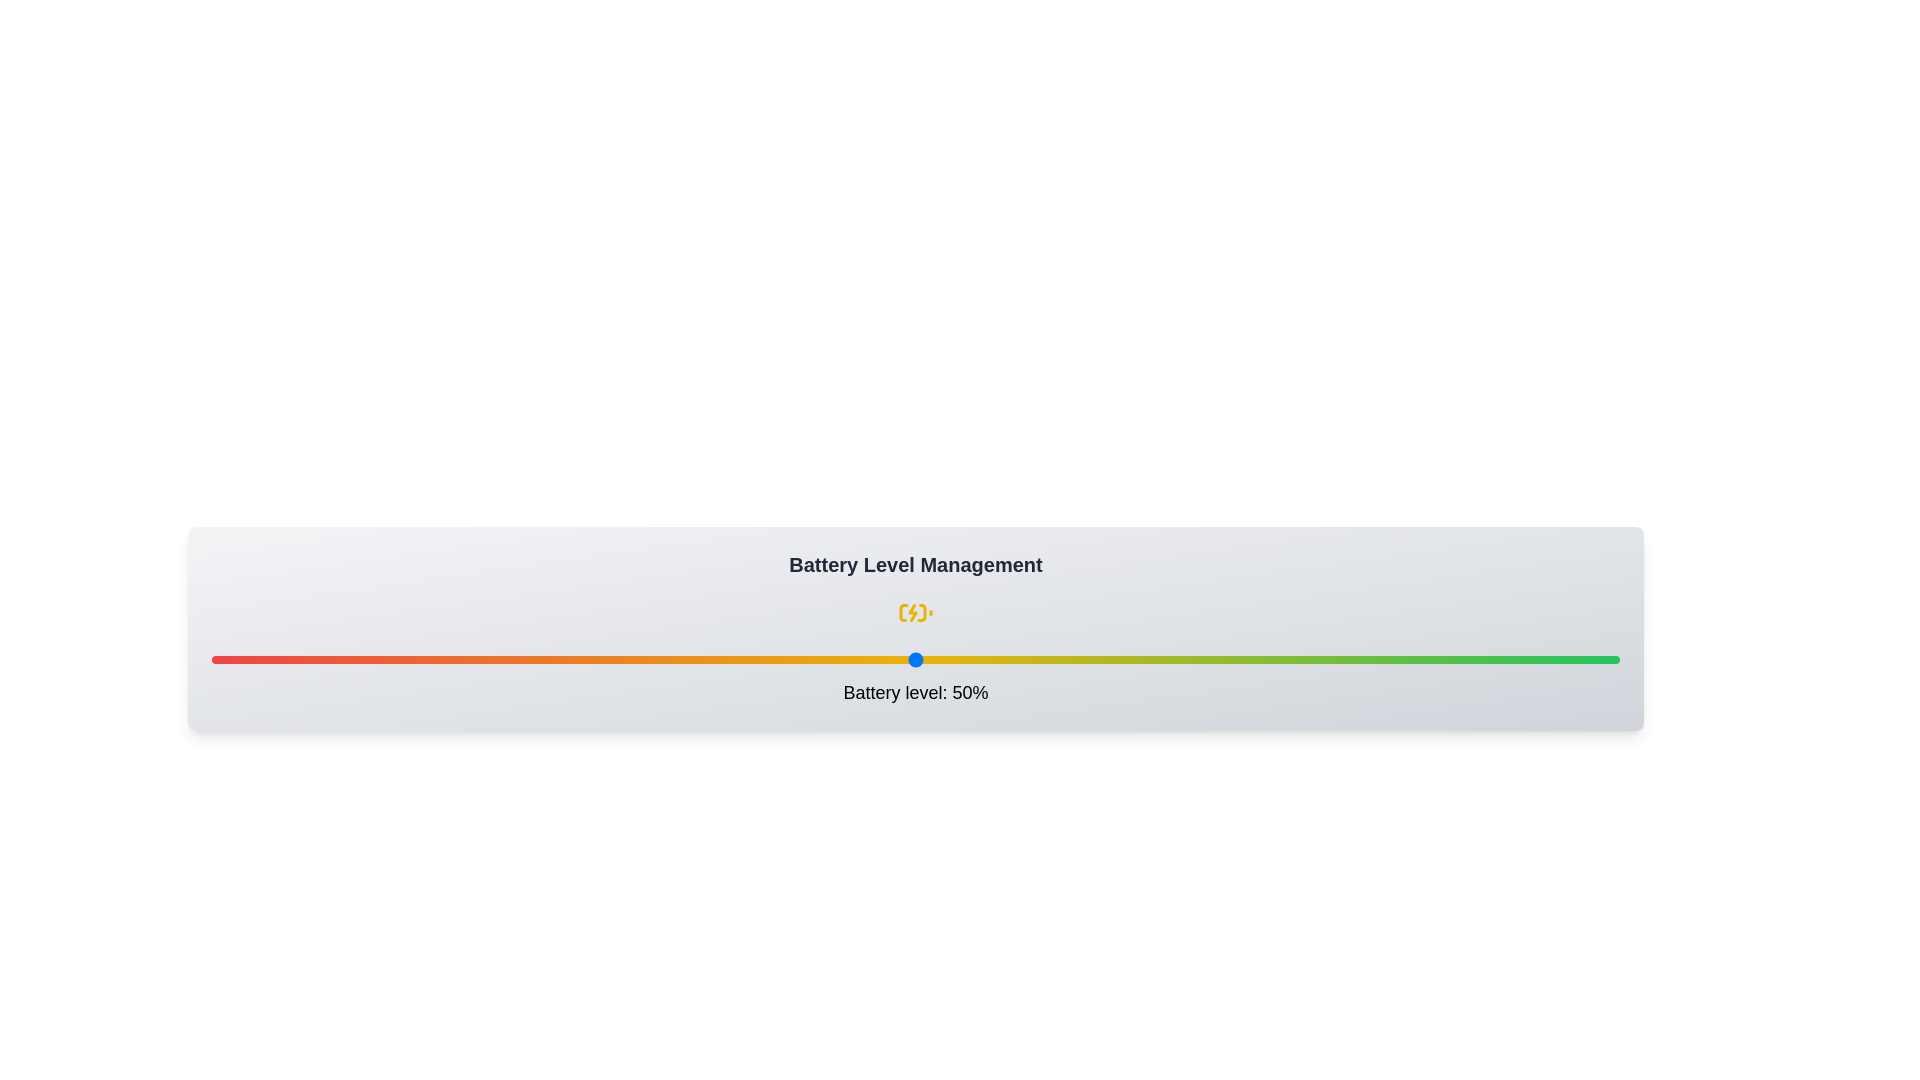 Image resolution: width=1920 pixels, height=1080 pixels. I want to click on the battery level to 7% by interacting with the slider, so click(309, 659).